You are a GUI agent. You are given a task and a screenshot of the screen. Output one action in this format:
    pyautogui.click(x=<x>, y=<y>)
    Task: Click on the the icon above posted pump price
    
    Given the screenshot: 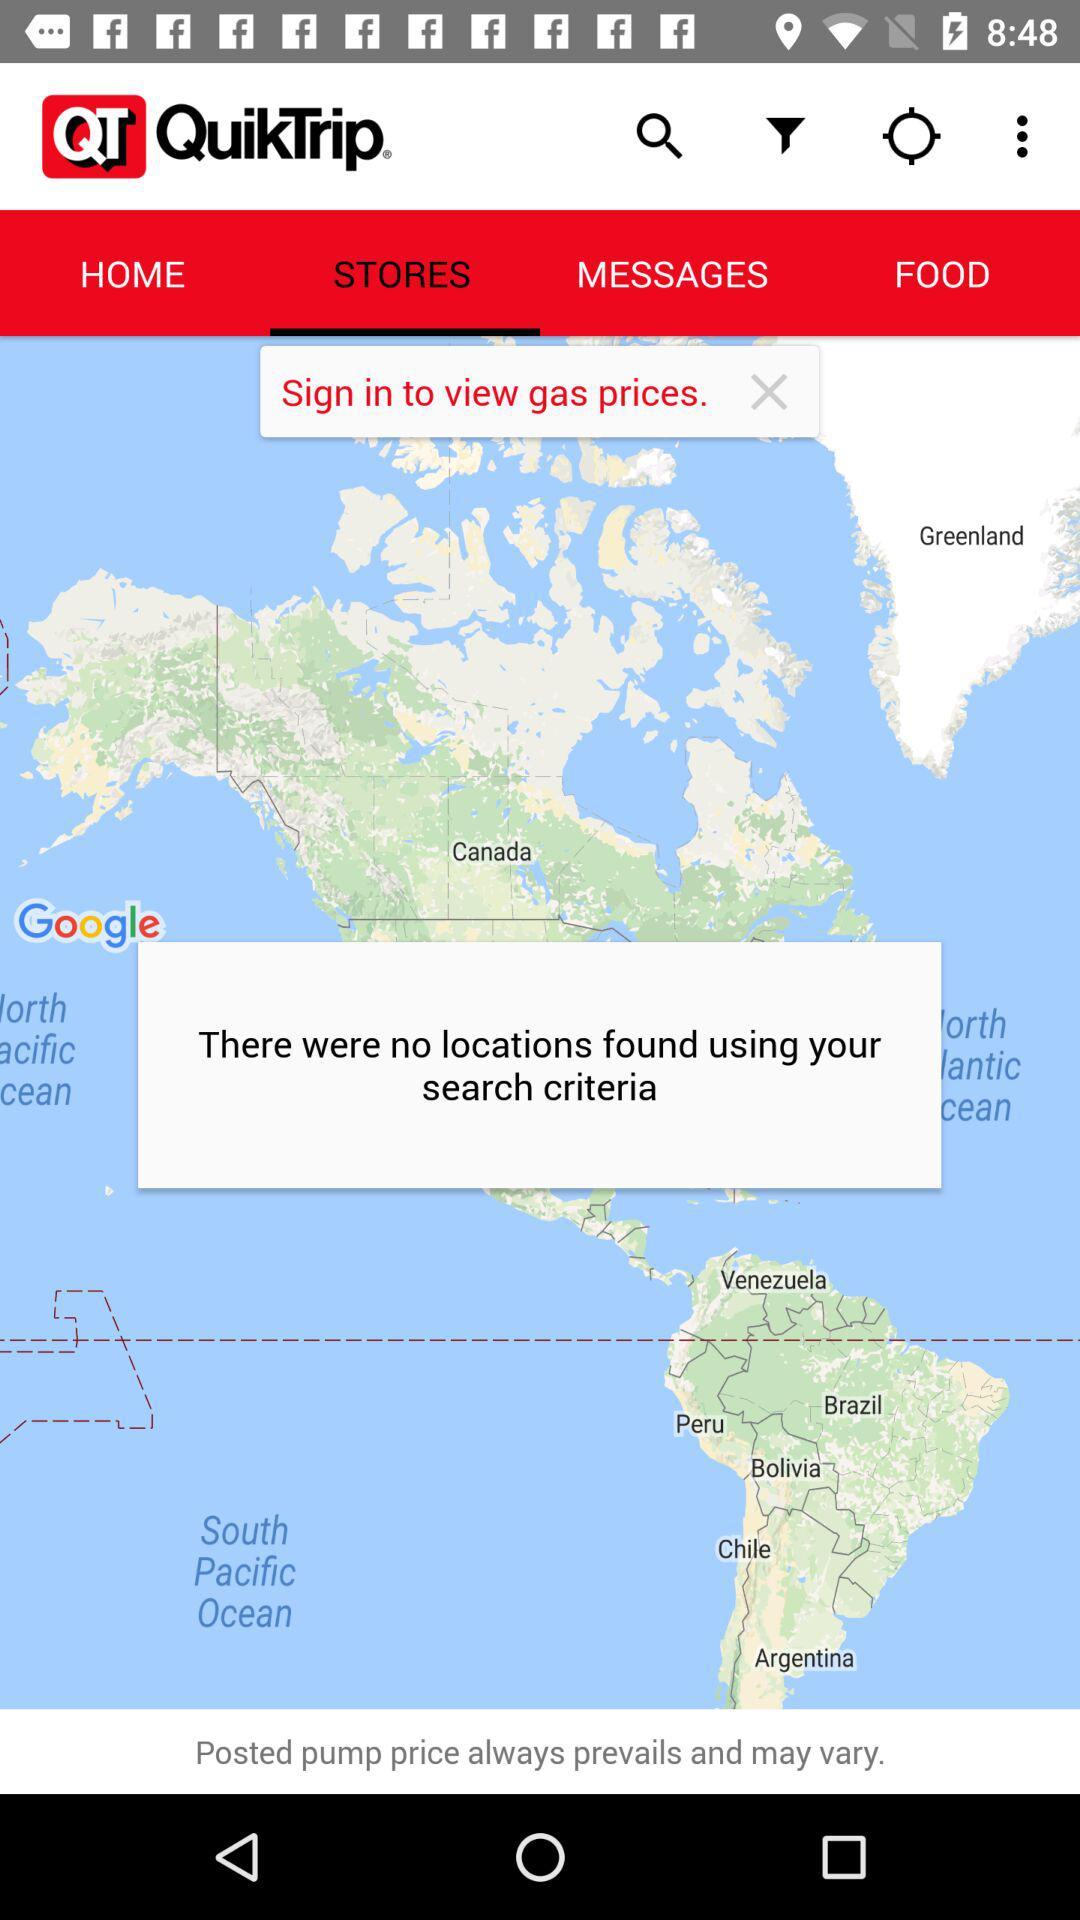 What is the action you would take?
    pyautogui.click(x=540, y=1022)
    